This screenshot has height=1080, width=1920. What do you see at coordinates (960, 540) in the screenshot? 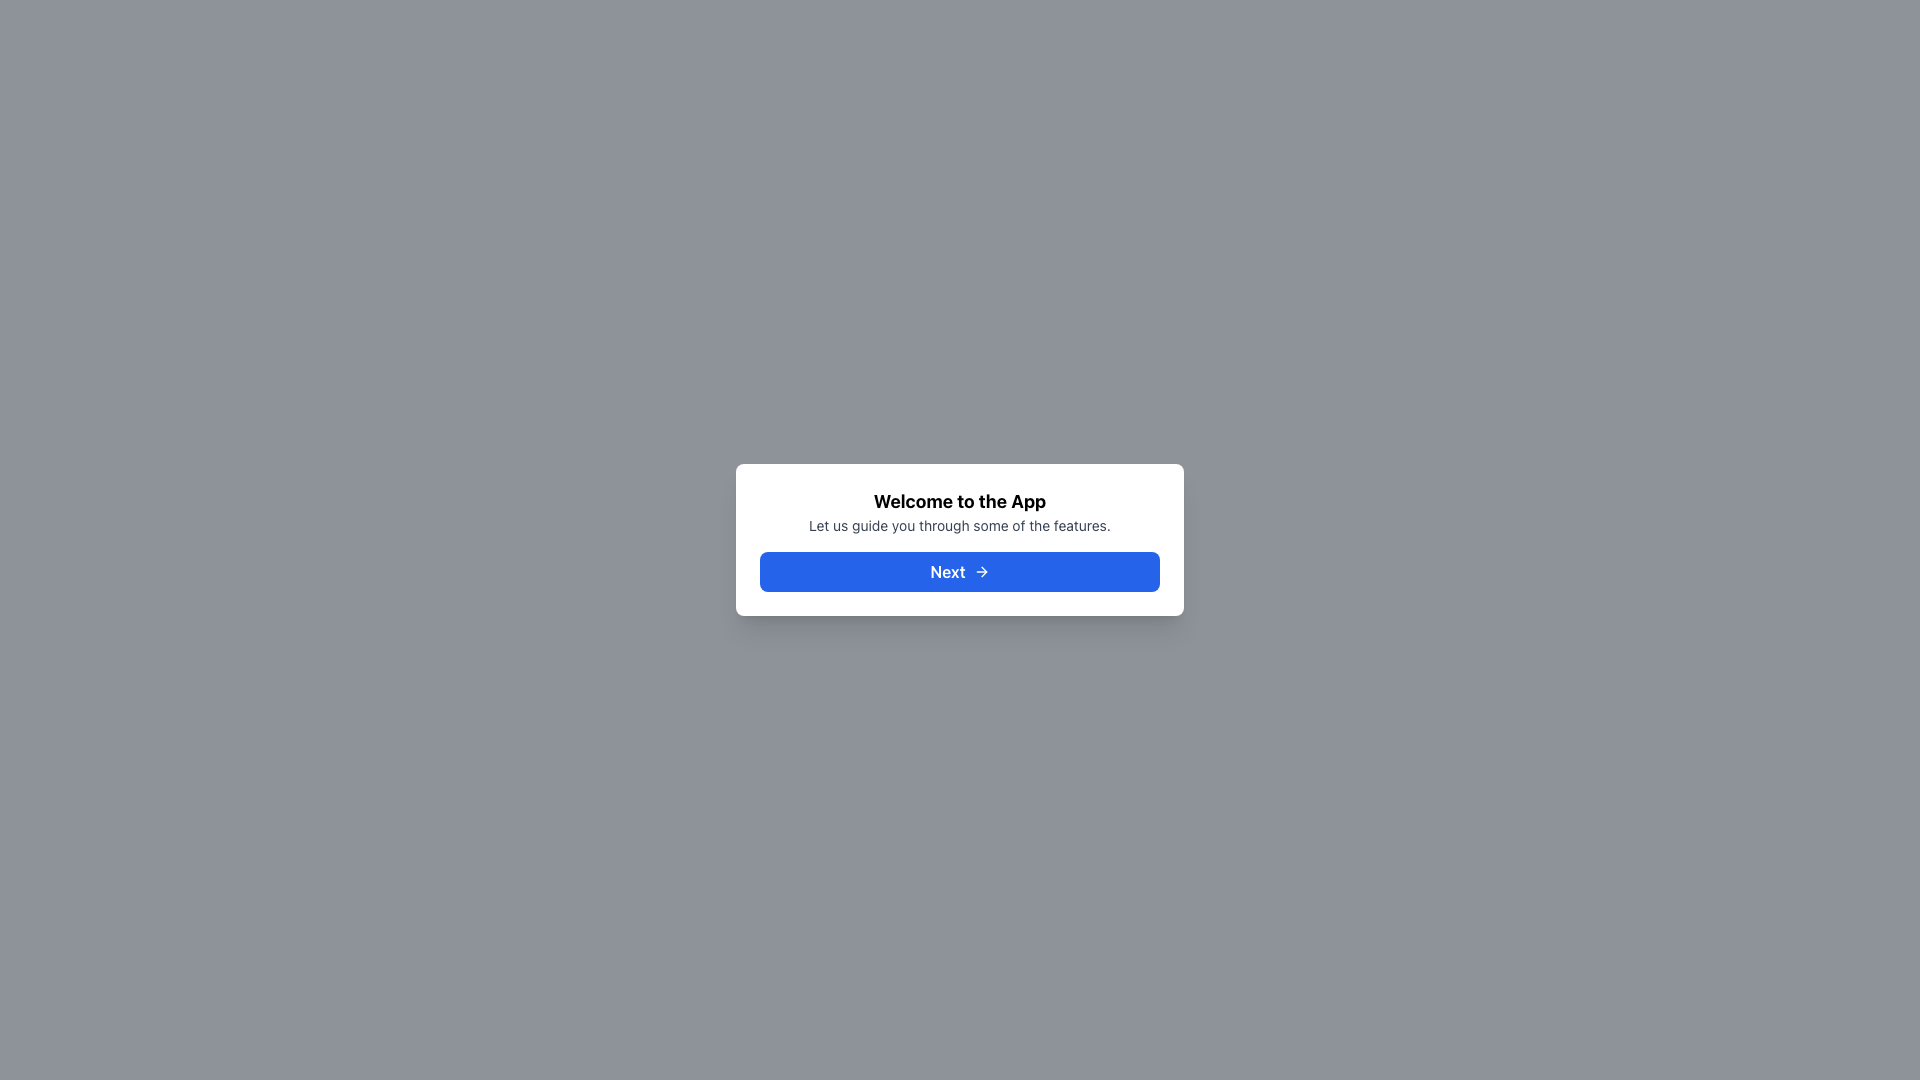
I see `the 'Next' button on the welcome dialog box to proceed to the next step` at bounding box center [960, 540].